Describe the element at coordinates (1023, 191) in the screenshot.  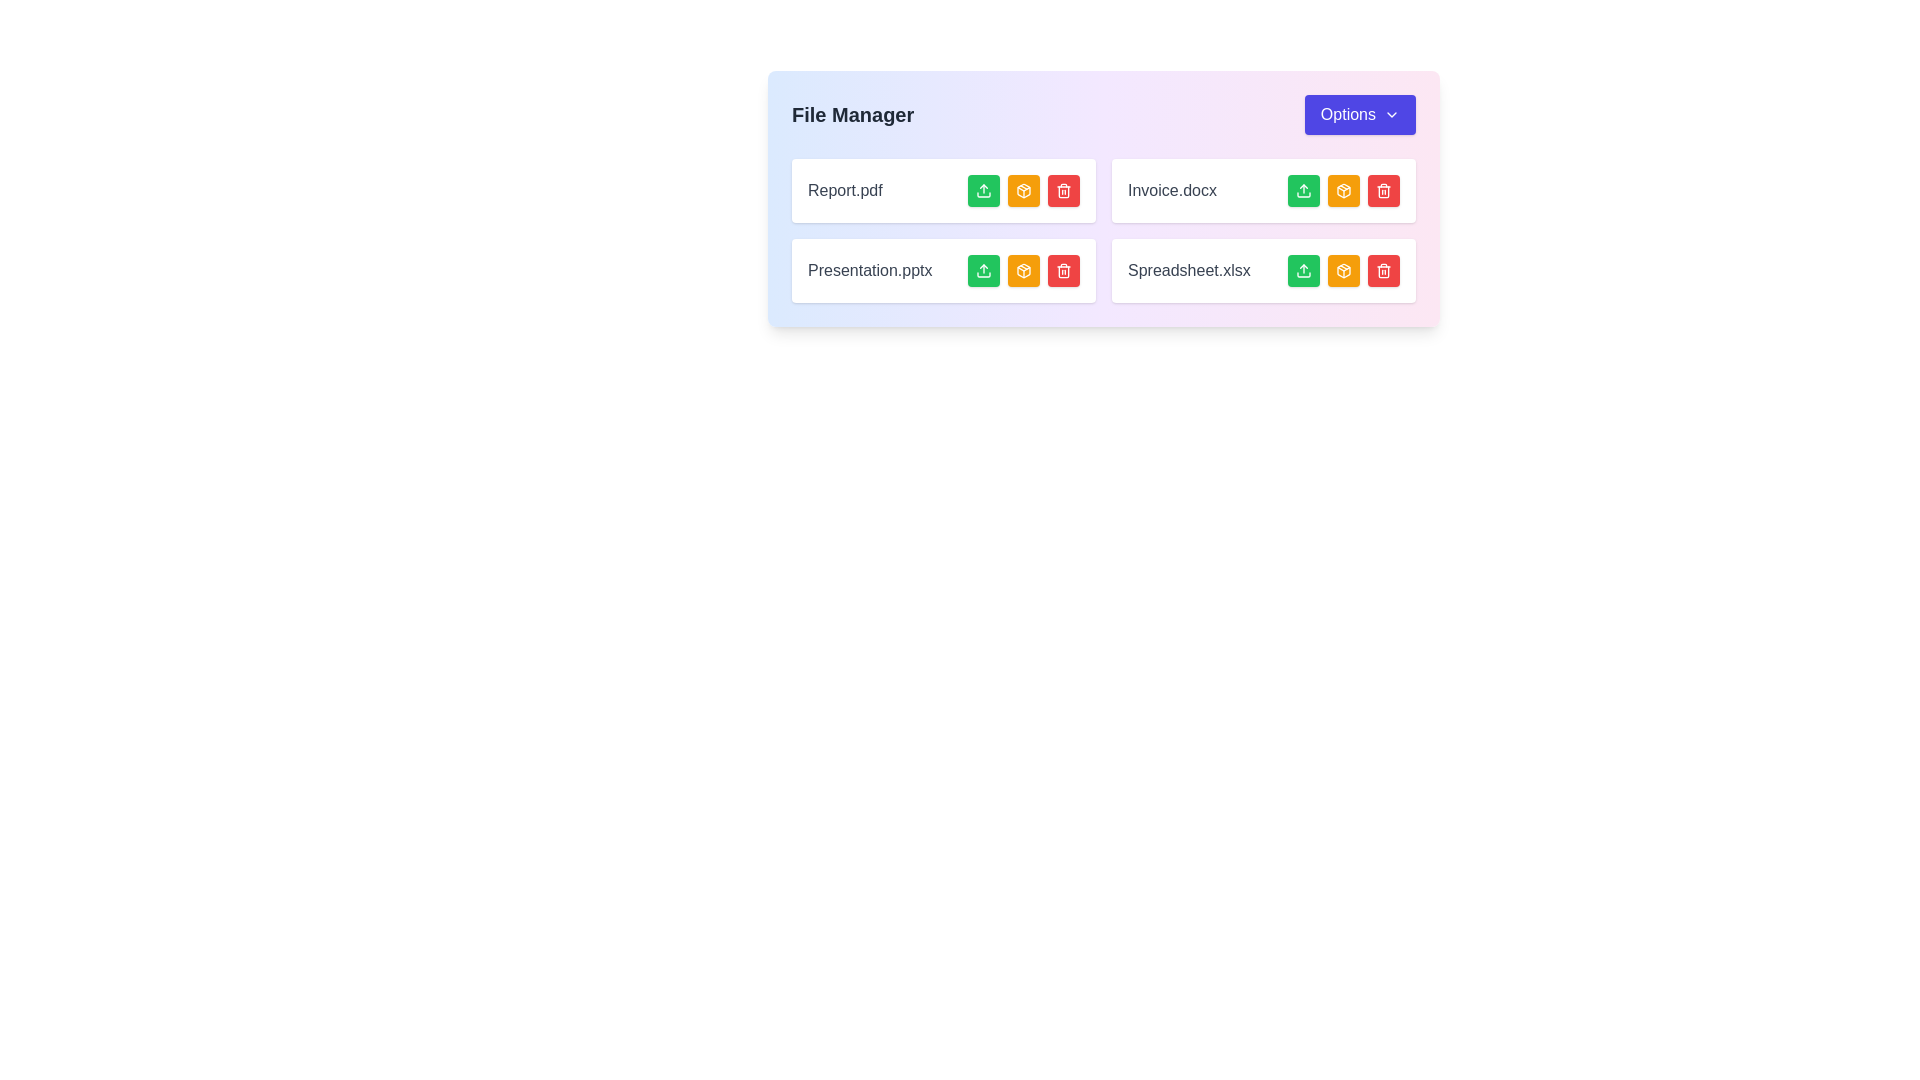
I see `the amber button with a white package box icon, which is the second button in a row of three buttons next to 'Report.pdf', to archive the file` at that location.